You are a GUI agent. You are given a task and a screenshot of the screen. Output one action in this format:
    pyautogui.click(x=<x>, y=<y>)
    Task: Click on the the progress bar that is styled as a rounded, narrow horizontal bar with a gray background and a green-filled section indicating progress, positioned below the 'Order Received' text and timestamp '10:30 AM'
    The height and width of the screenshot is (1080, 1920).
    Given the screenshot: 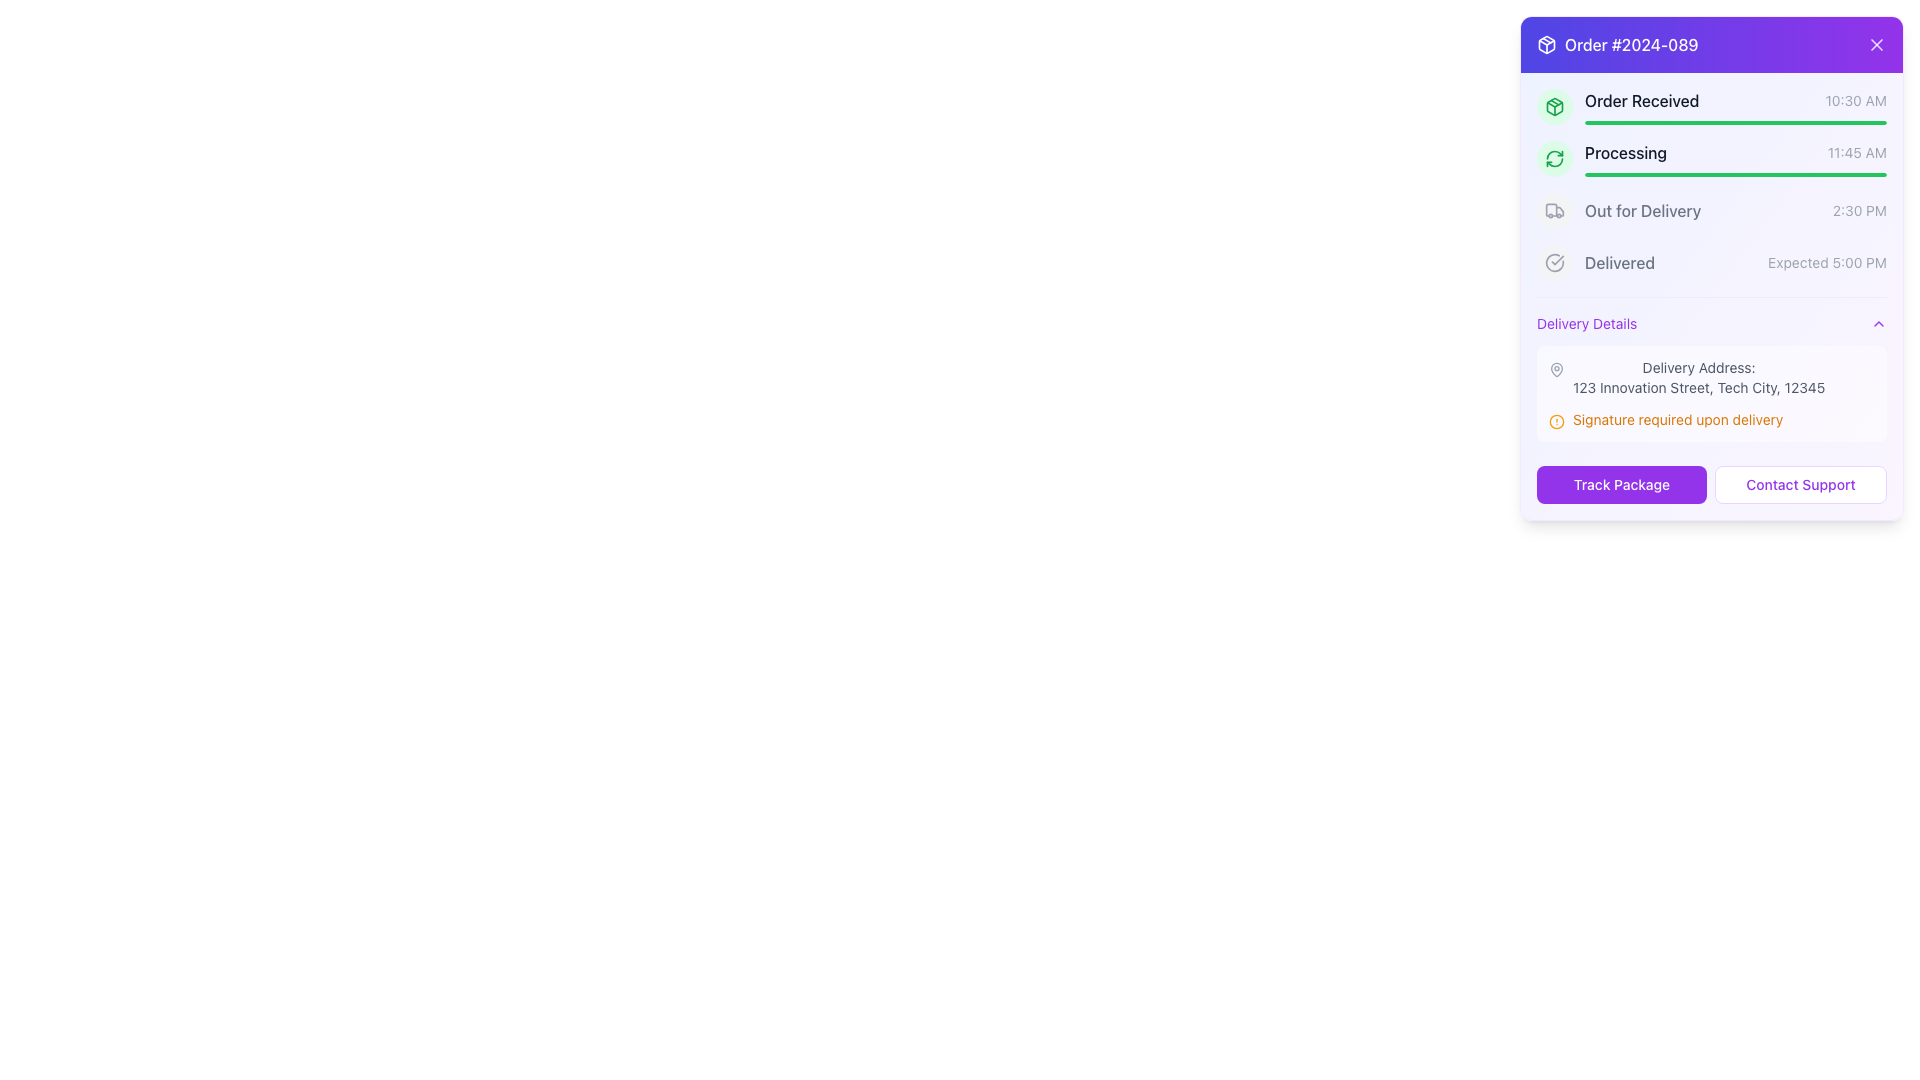 What is the action you would take?
    pyautogui.click(x=1735, y=123)
    